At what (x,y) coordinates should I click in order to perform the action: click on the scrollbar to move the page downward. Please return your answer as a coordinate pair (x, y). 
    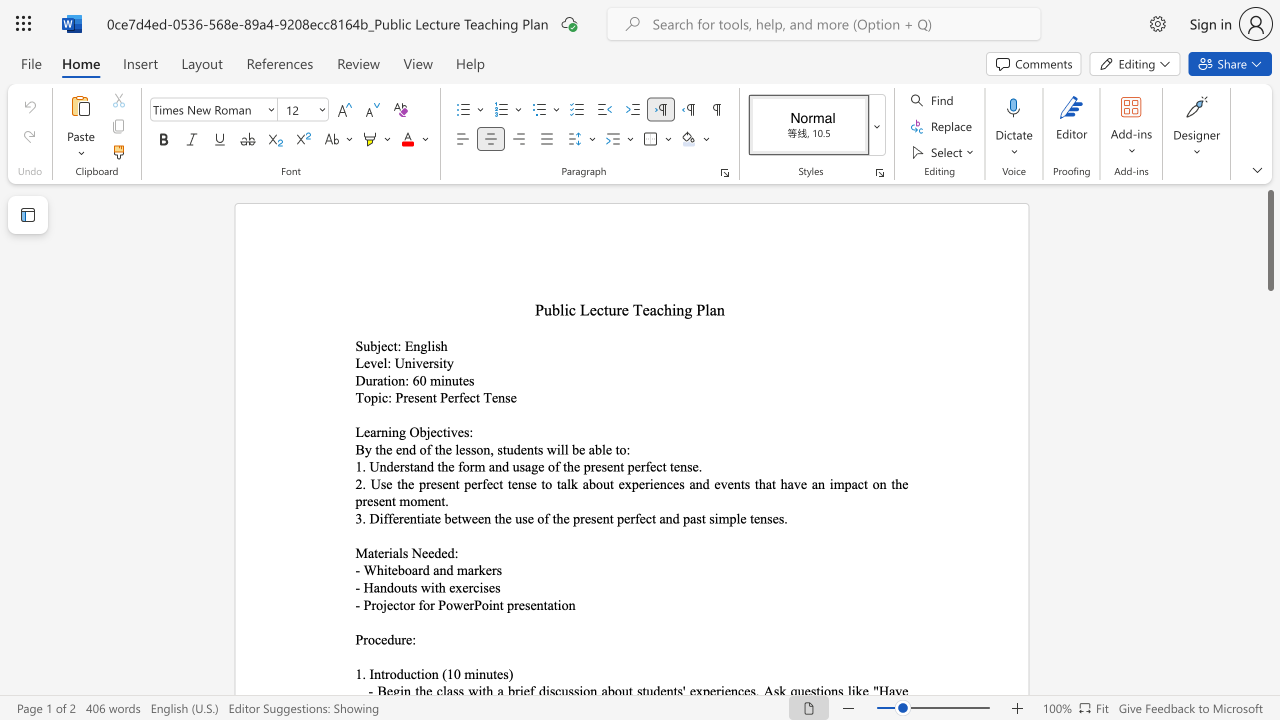
    Looking at the image, I should click on (1269, 400).